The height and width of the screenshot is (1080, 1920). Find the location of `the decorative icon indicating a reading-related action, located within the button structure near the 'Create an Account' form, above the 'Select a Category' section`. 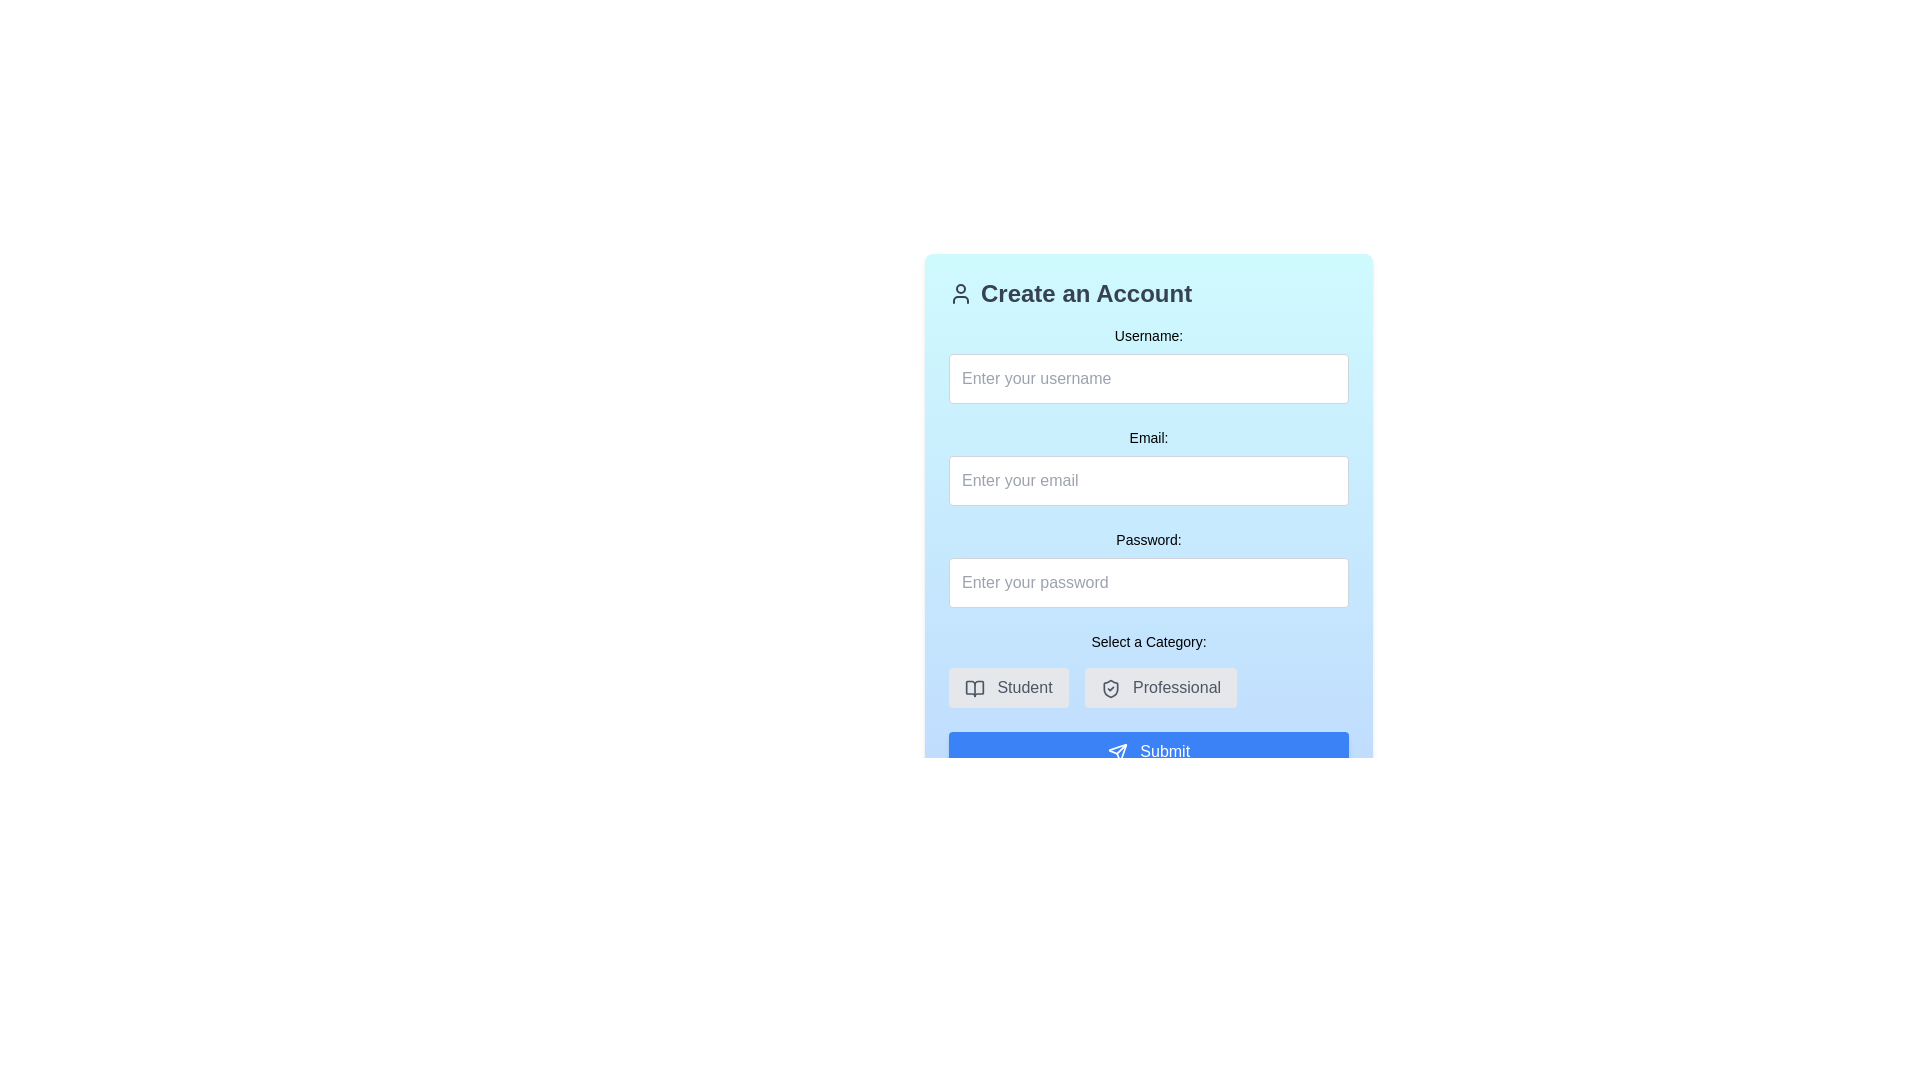

the decorative icon indicating a reading-related action, located within the button structure near the 'Create an Account' form, above the 'Select a Category' section is located at coordinates (974, 686).